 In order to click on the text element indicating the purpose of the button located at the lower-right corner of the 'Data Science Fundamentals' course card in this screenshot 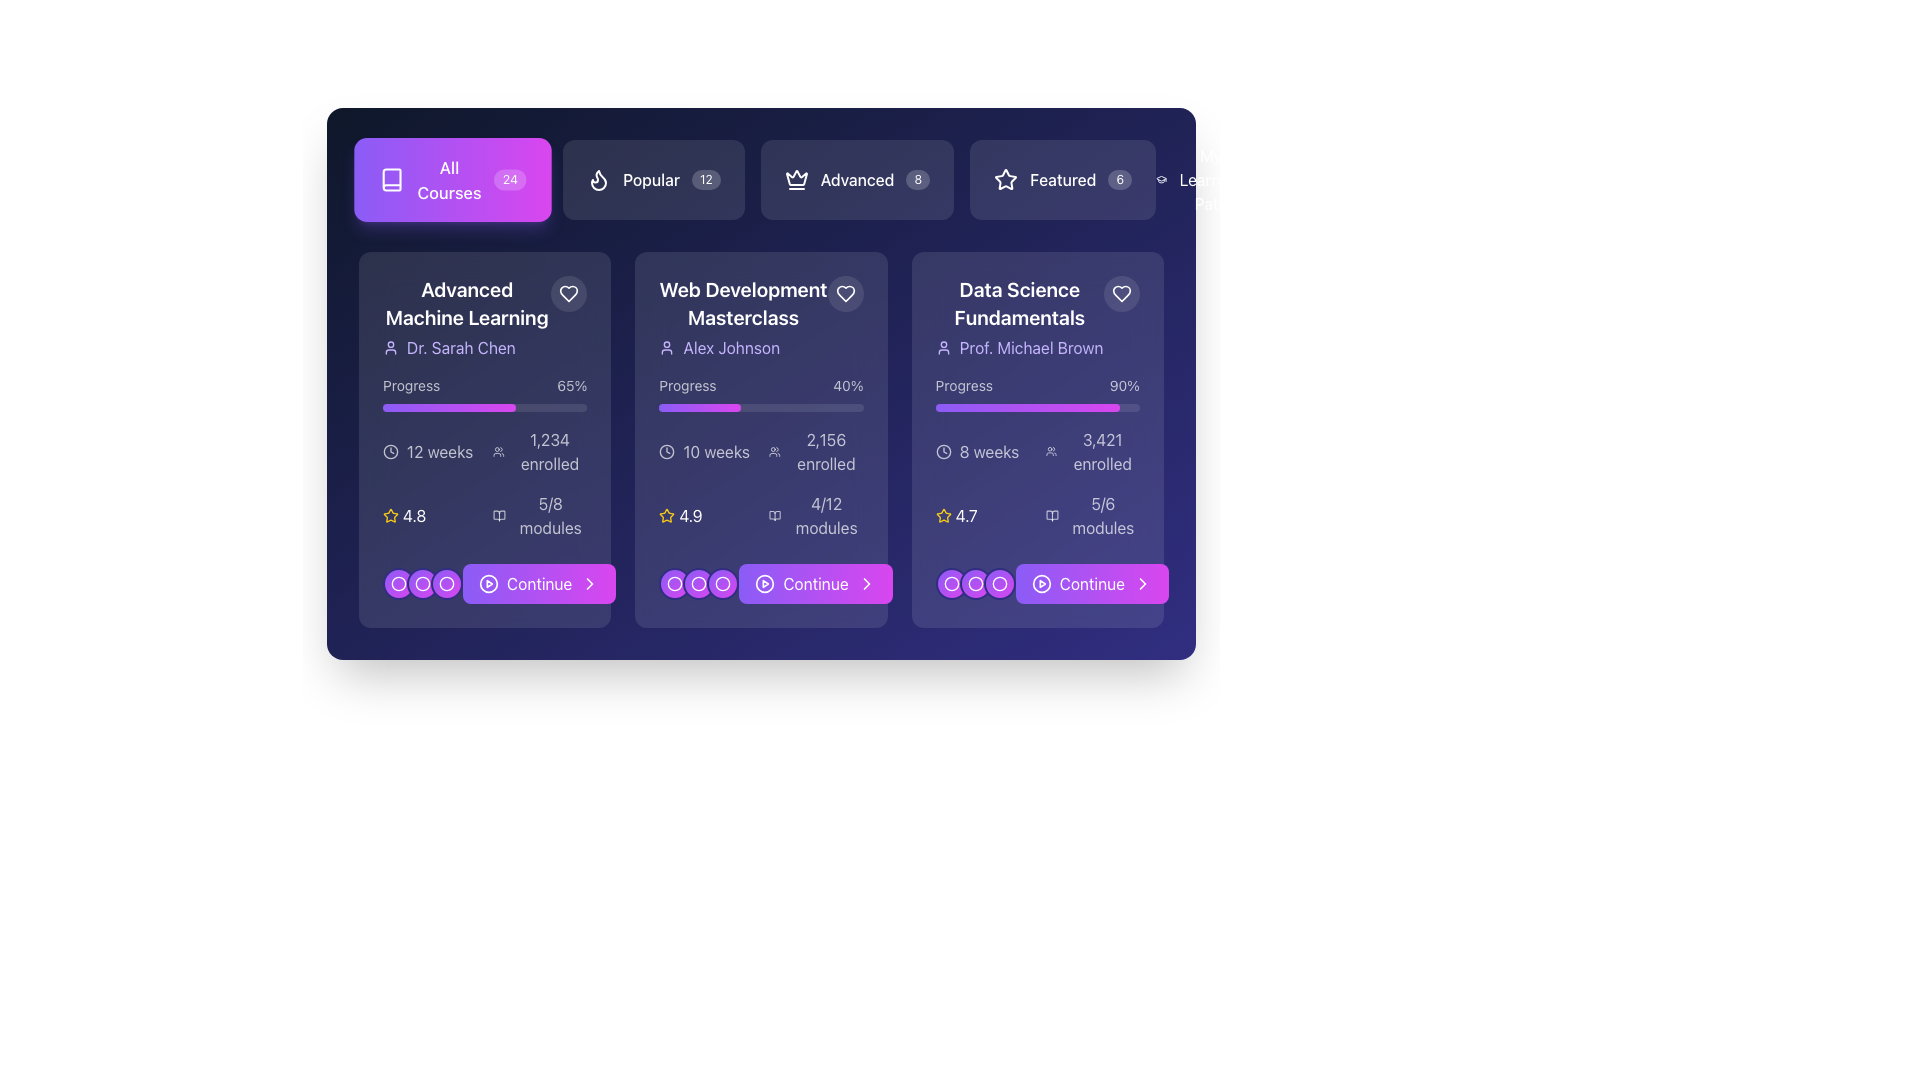, I will do `click(1090, 583)`.